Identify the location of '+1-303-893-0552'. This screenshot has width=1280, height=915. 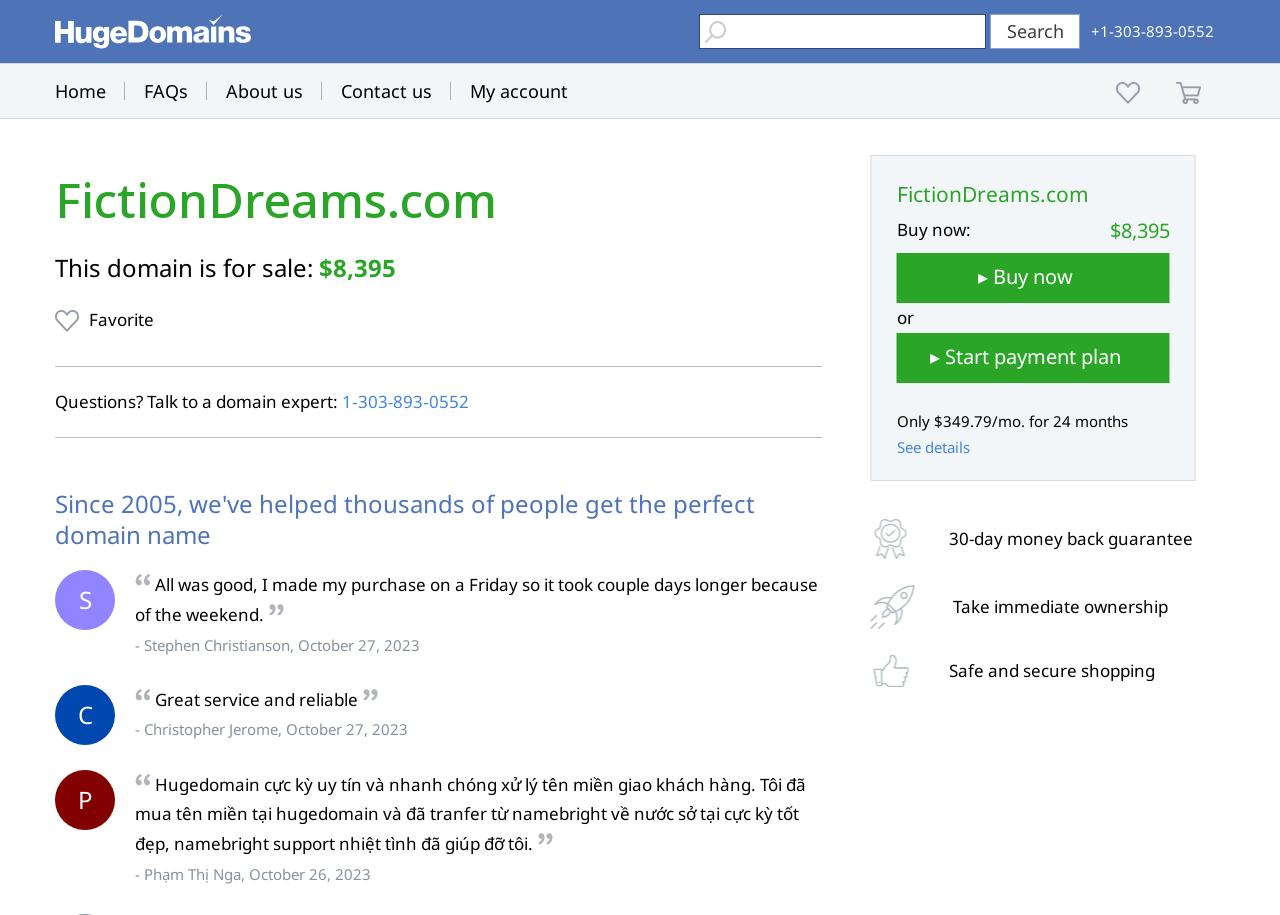
(1152, 31).